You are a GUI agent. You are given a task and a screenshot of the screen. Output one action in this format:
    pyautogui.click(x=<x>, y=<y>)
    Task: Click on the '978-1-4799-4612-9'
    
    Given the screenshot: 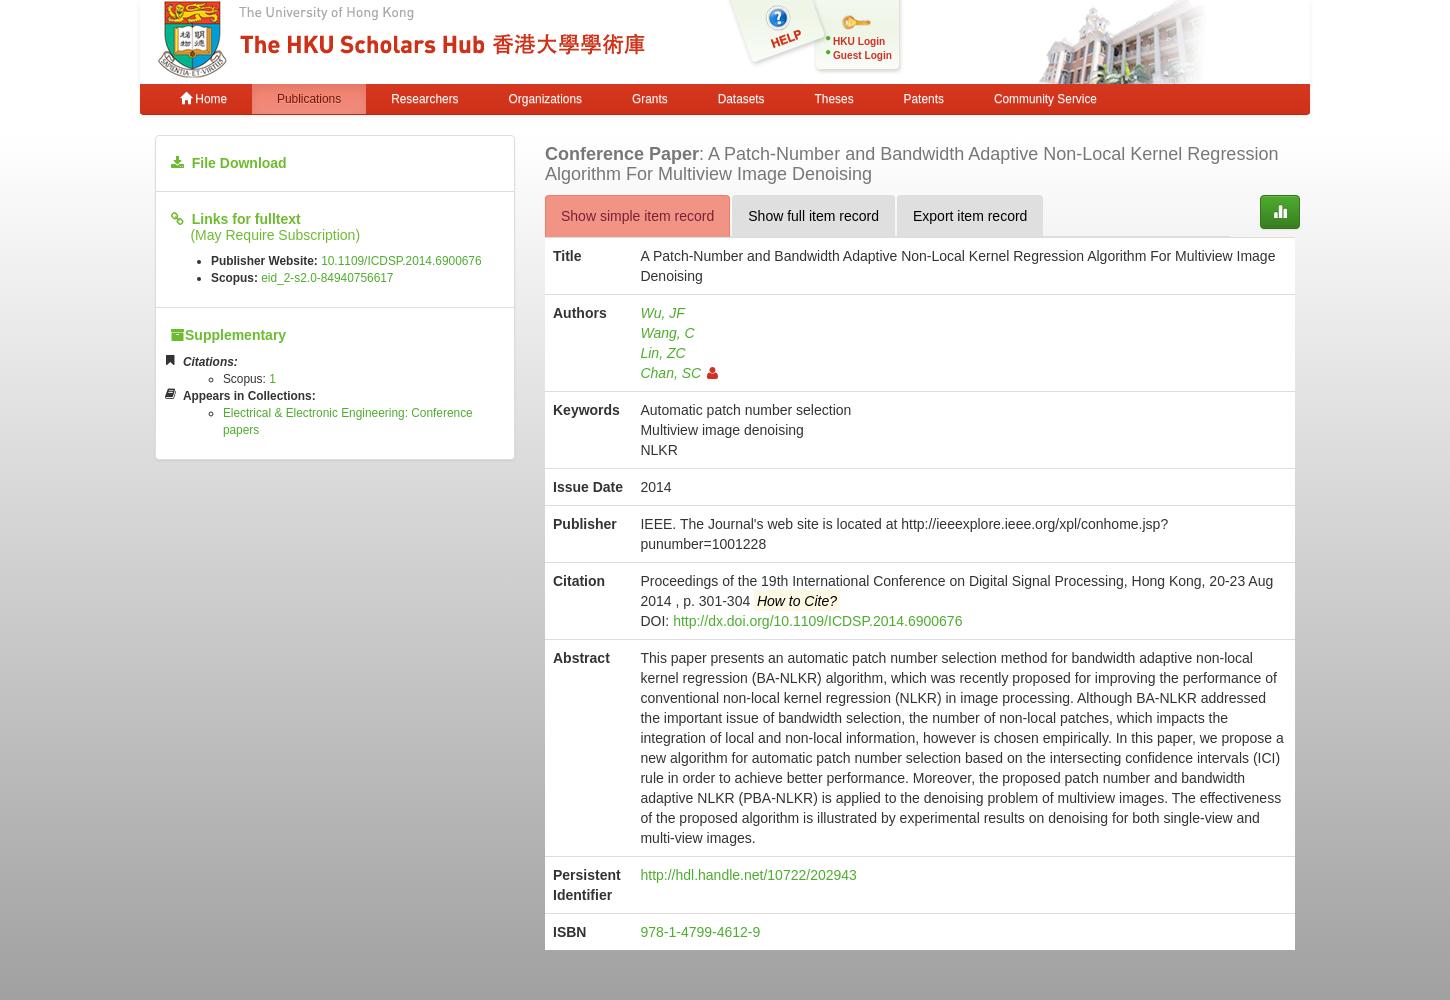 What is the action you would take?
    pyautogui.click(x=639, y=931)
    